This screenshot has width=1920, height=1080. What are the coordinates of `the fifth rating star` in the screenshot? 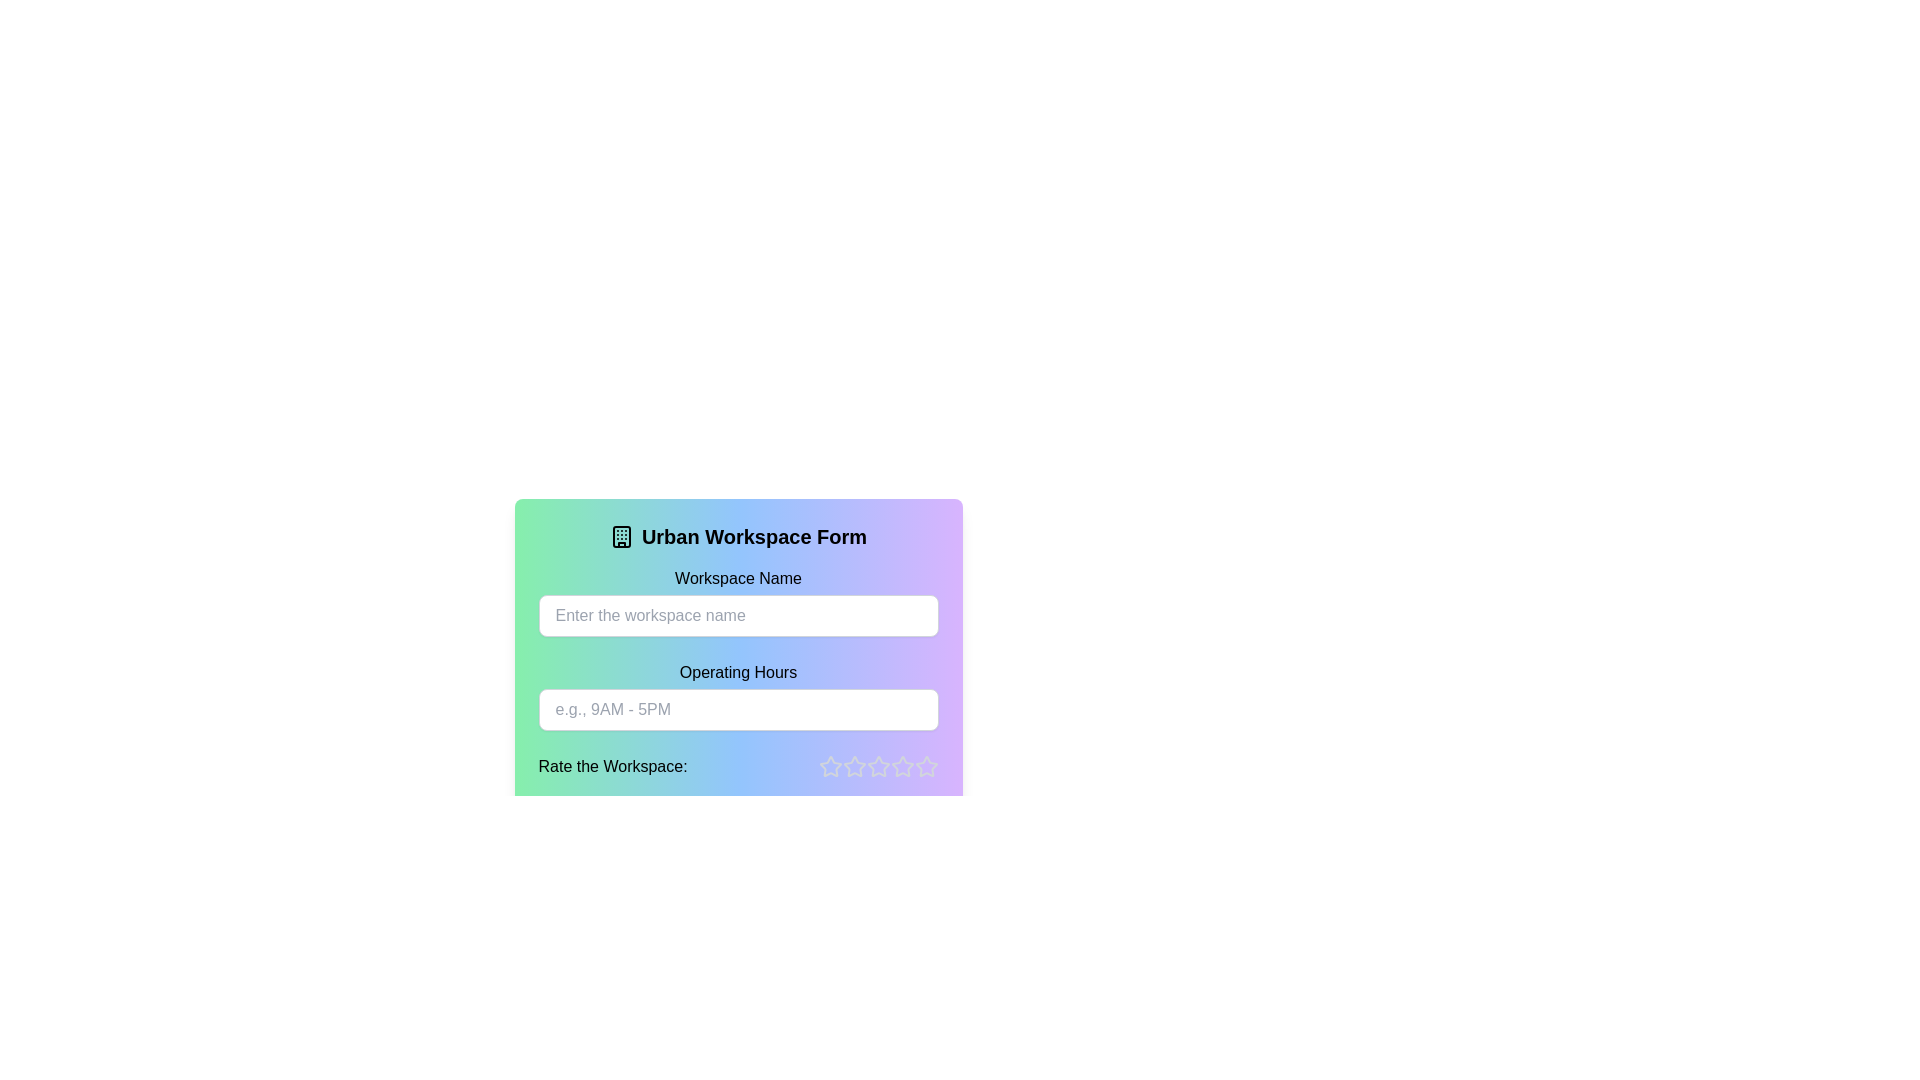 It's located at (901, 766).